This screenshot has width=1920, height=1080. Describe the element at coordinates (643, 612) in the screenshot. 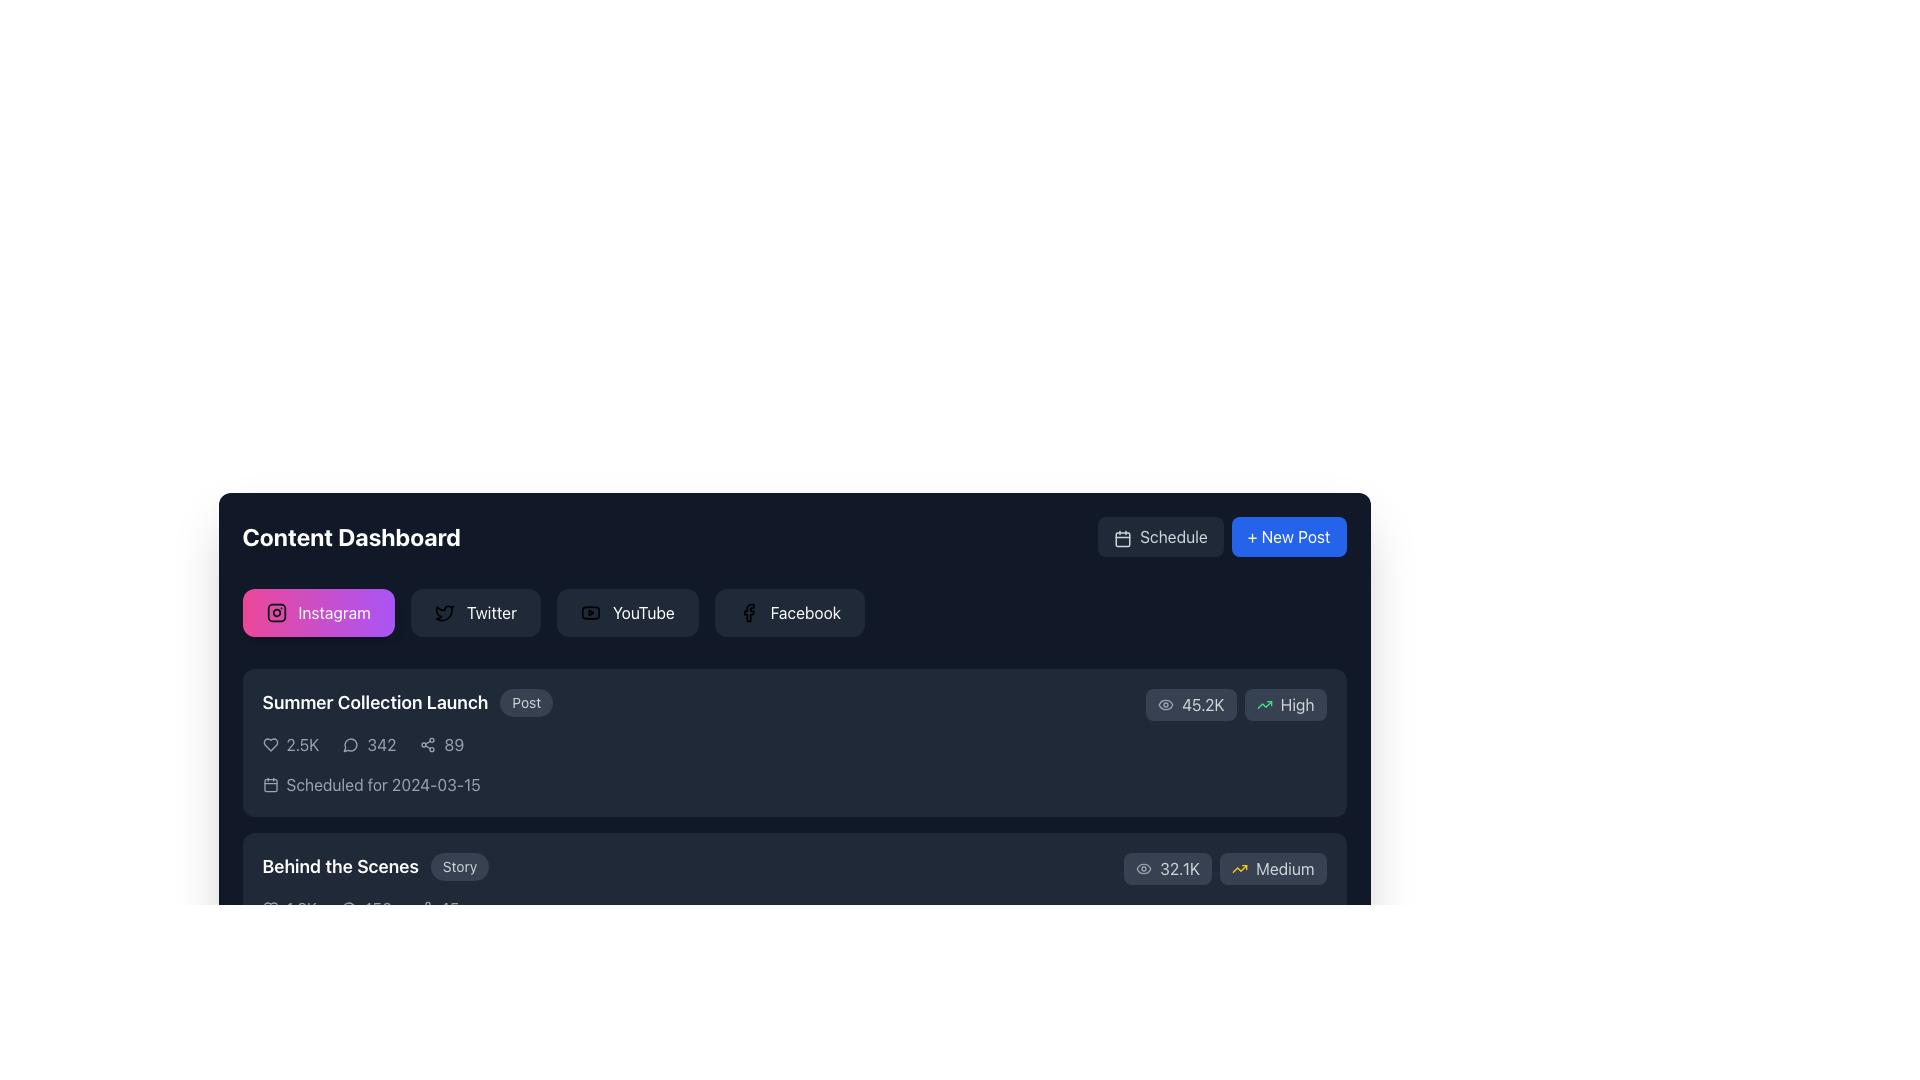

I see `the 'YouTube' button in the navigation bar` at that location.